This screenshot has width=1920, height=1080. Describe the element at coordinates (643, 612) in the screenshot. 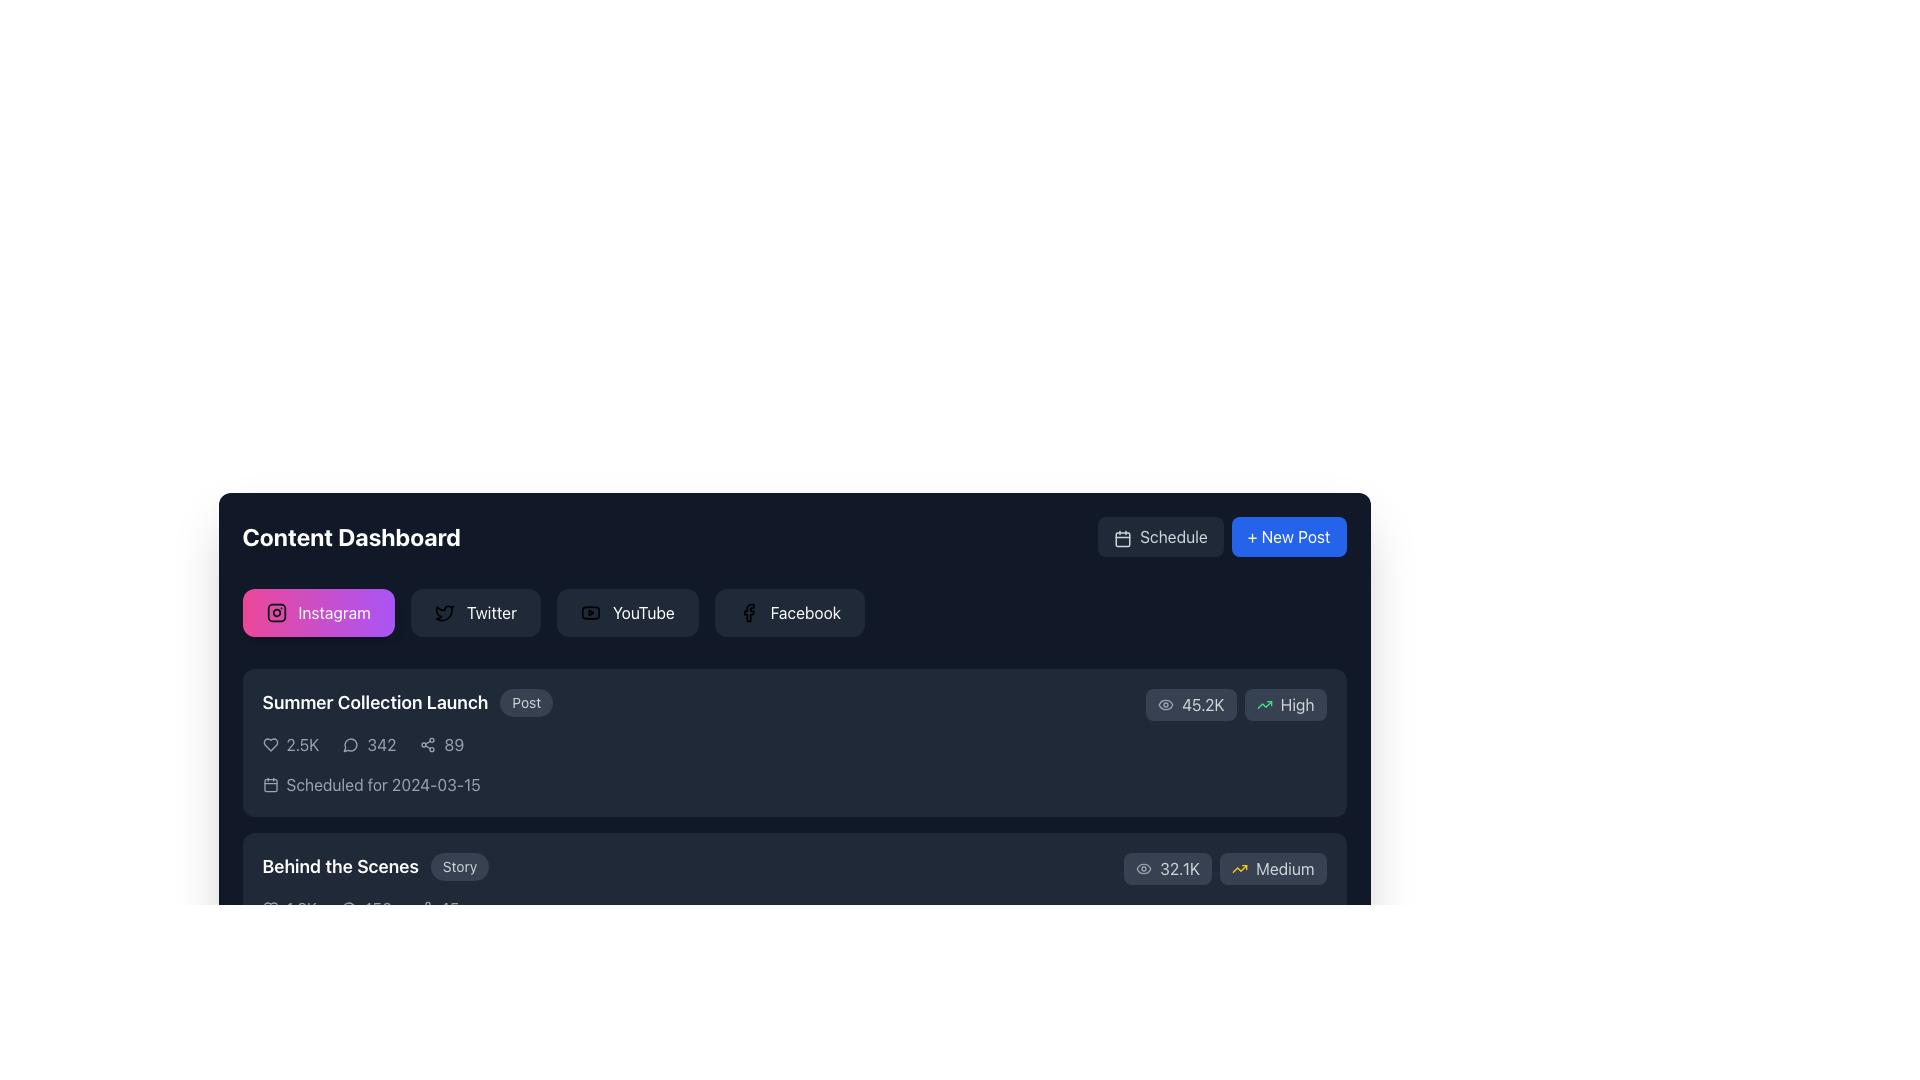

I see `the 'YouTube' button in the navigation bar` at that location.